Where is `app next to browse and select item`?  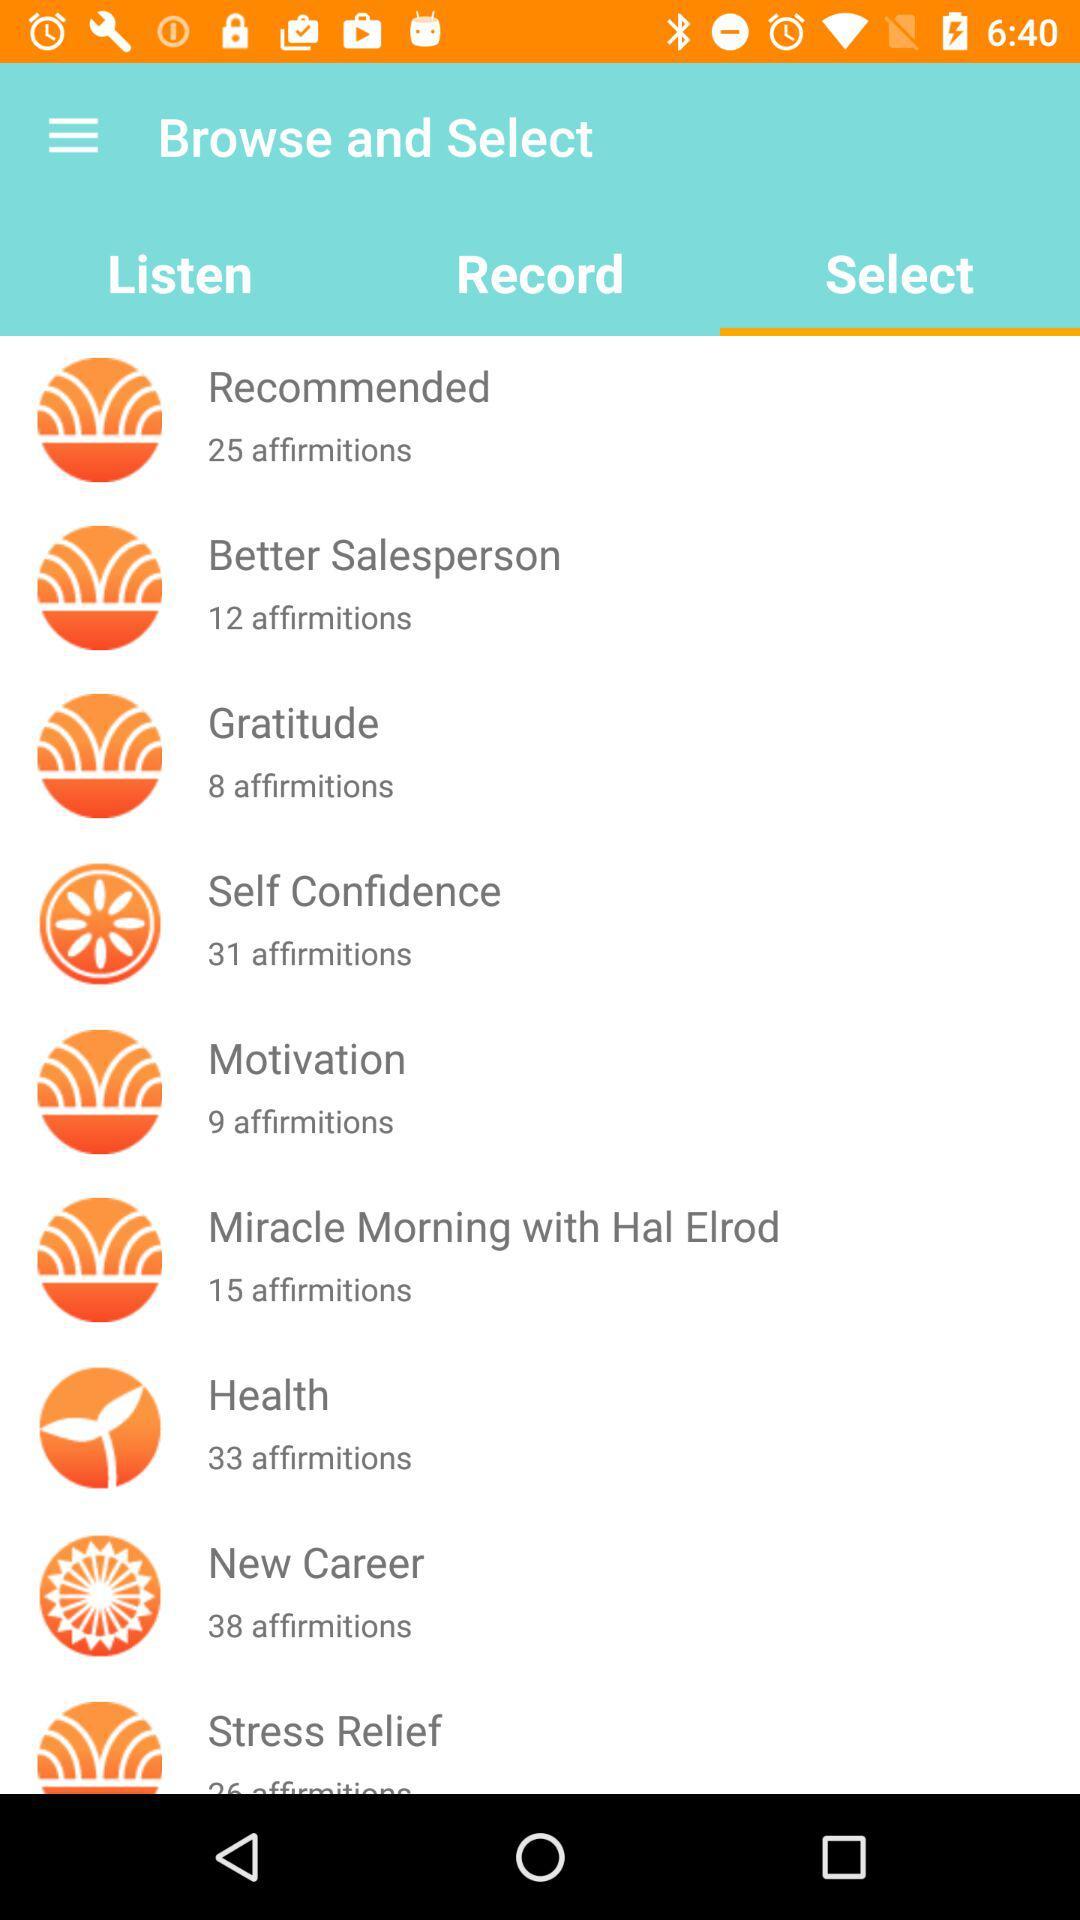 app next to browse and select item is located at coordinates (72, 135).